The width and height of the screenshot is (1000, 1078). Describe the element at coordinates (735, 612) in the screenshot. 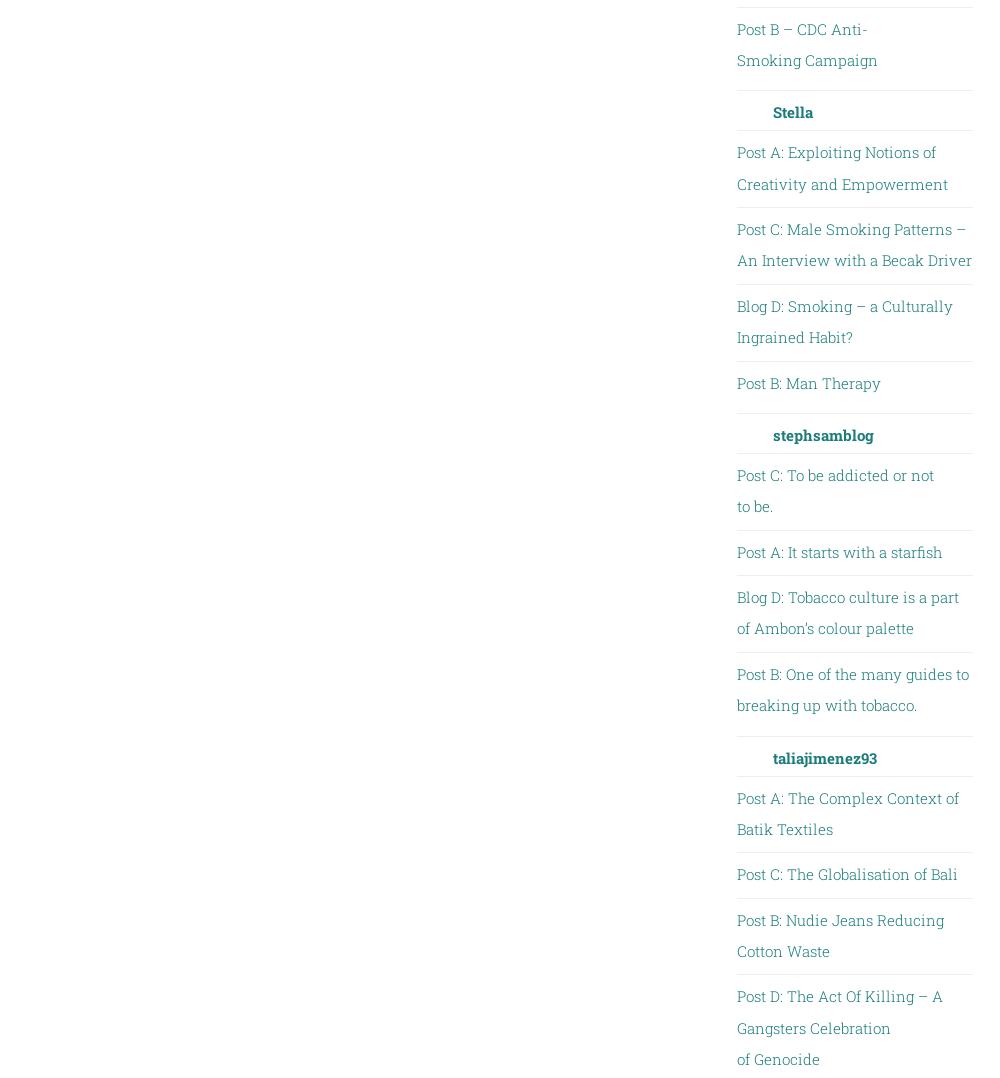

I see `'Blog D: Tobacco culture is a part of Ambon’s colour palette'` at that location.